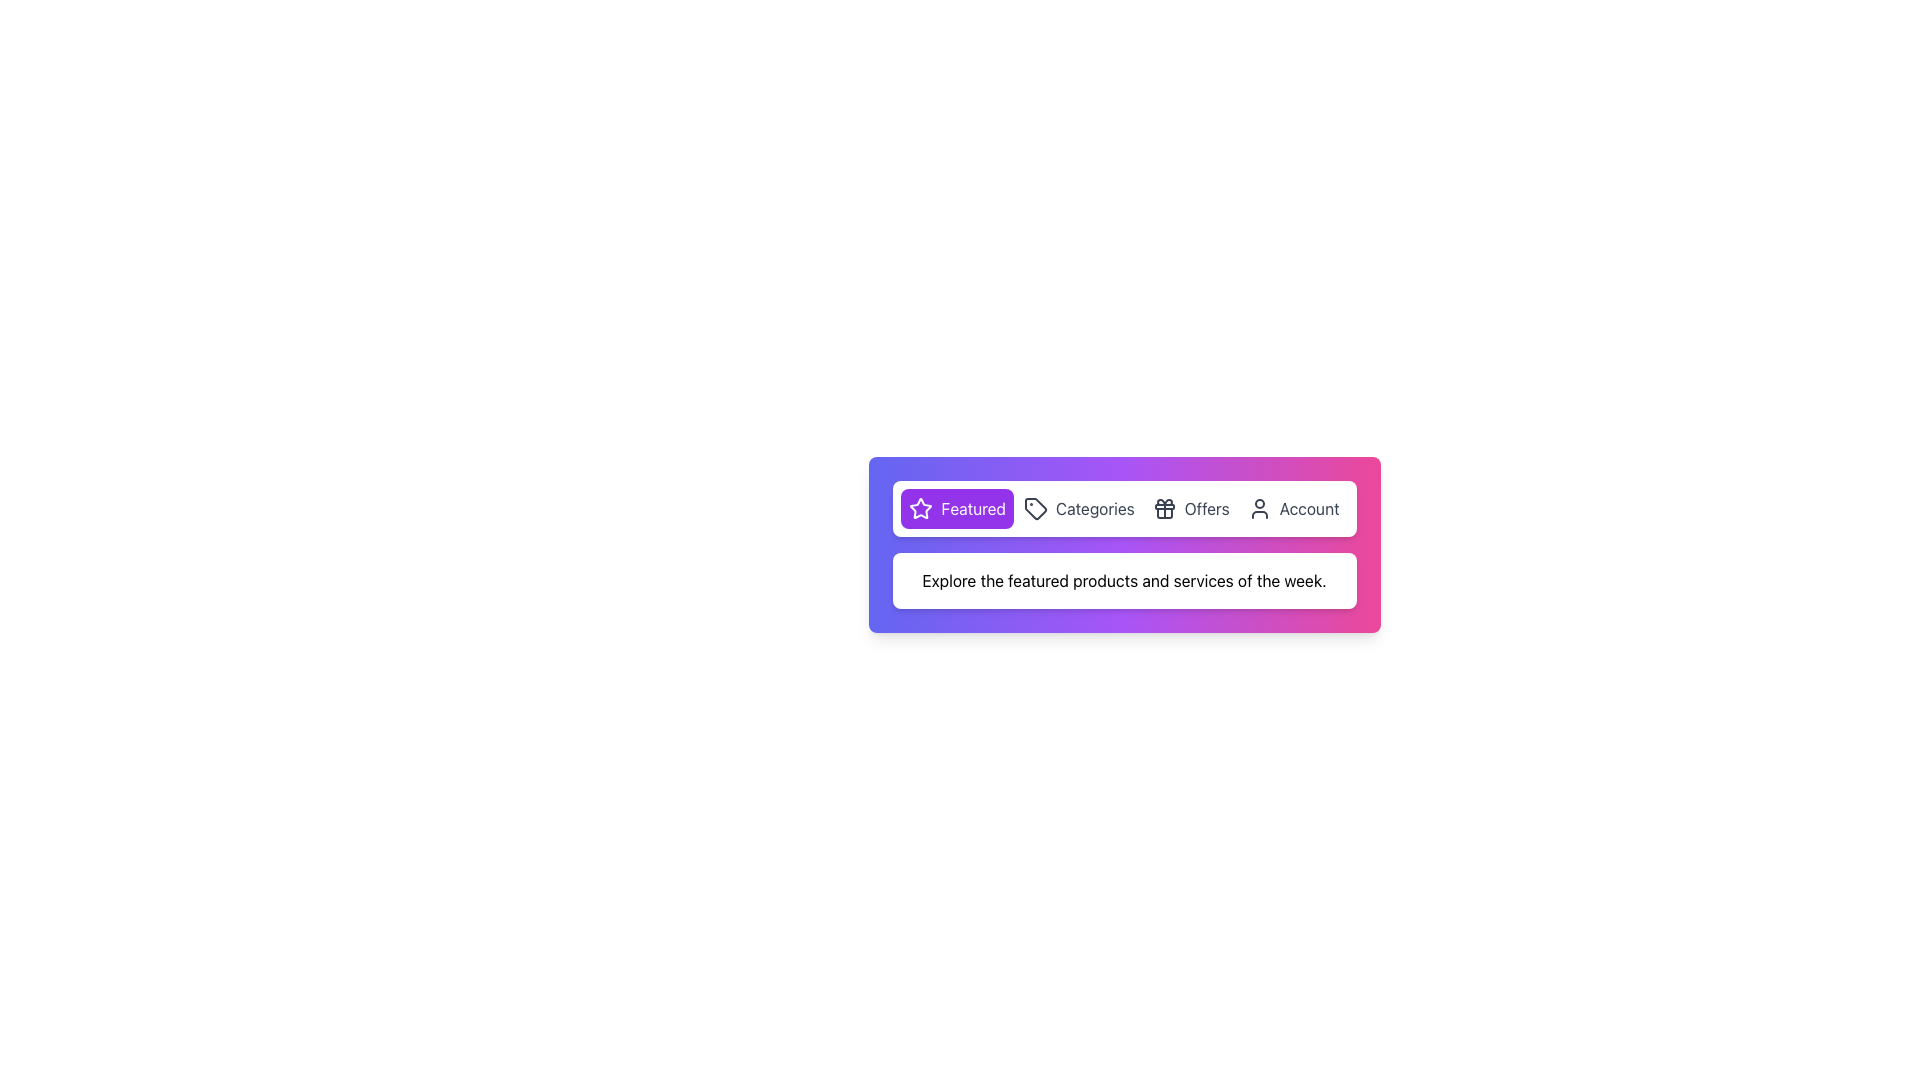 Image resolution: width=1920 pixels, height=1080 pixels. What do you see at coordinates (920, 508) in the screenshot?
I see `the decorative icon representing the 'Featured' label, located at the top-left inside the 'Featured' section` at bounding box center [920, 508].